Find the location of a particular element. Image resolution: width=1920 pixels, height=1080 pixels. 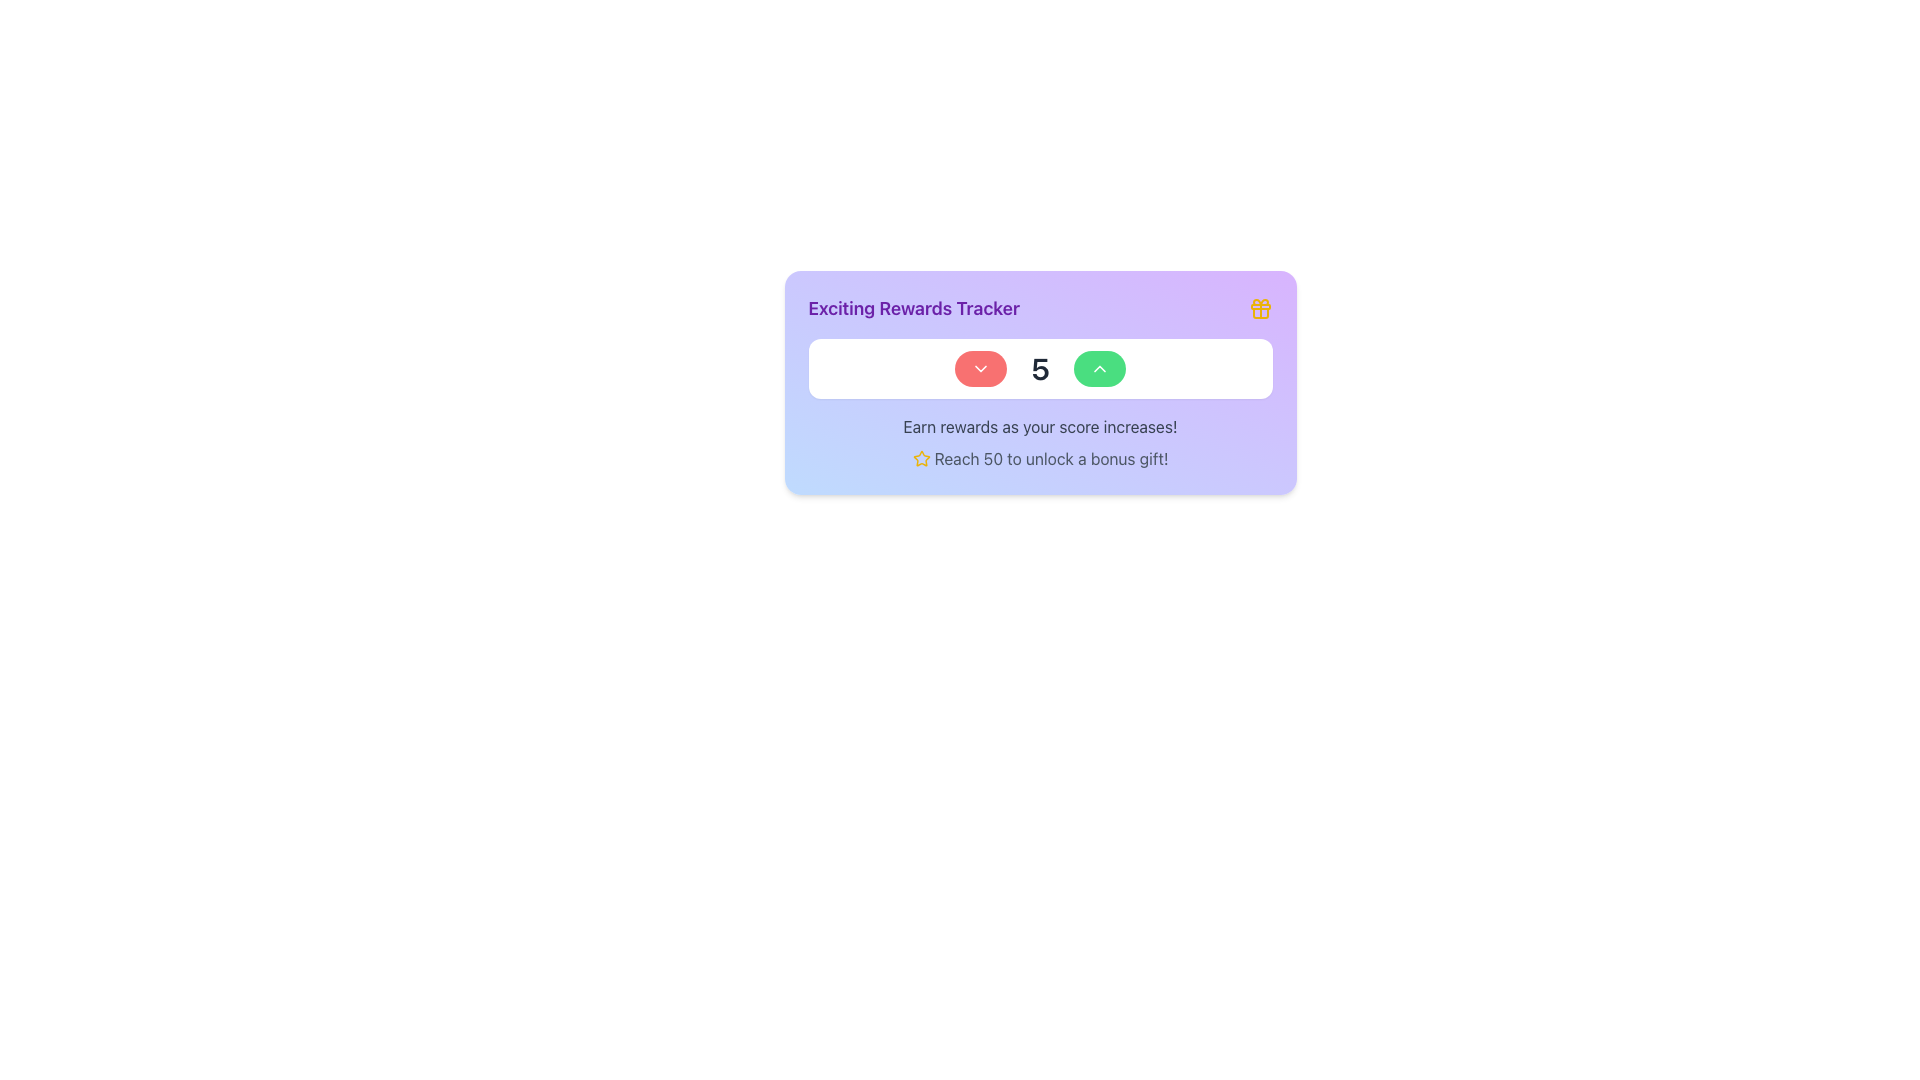

the red rounded-rectangle button with a downward-facing chevron symbol located in the scoring control section of the 'Exciting Rewards Tracker', positioned to the left of the number '5', to decrease the score is located at coordinates (981, 369).